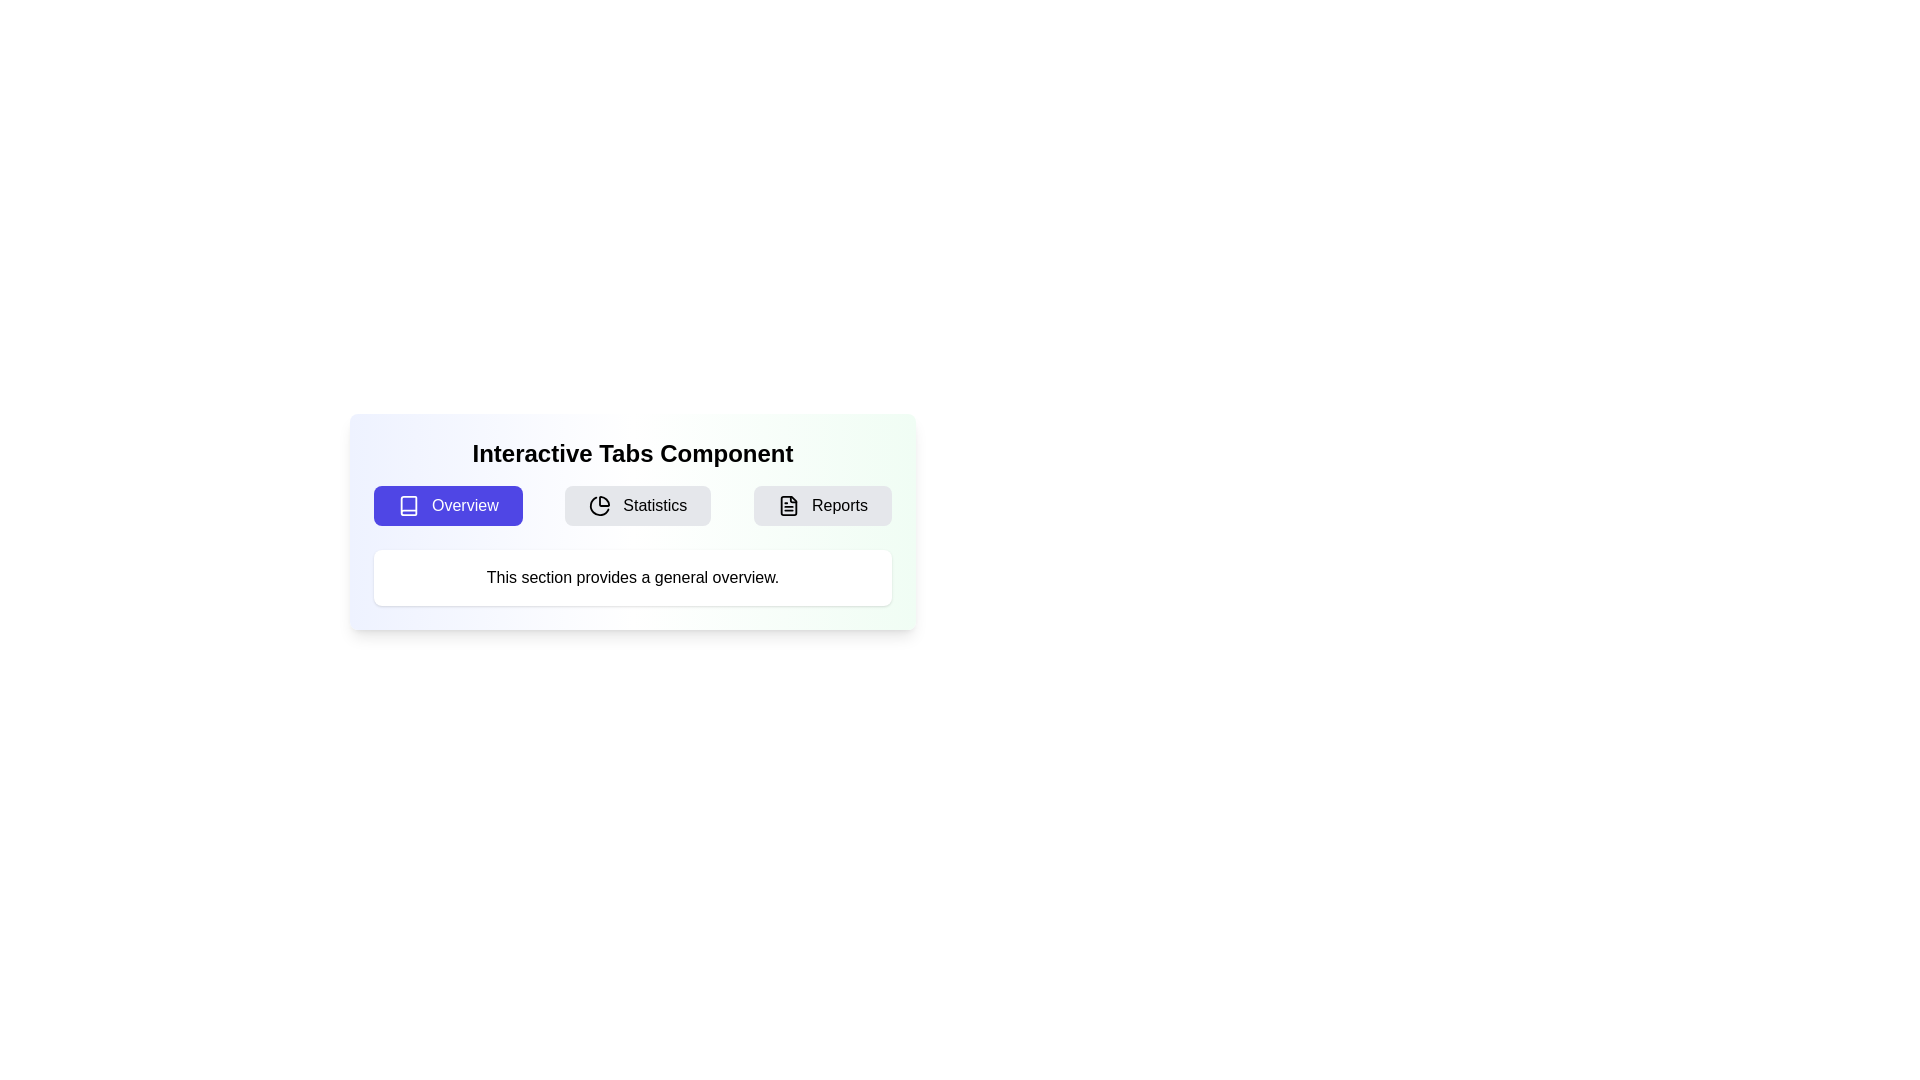 This screenshot has height=1080, width=1920. Describe the element at coordinates (407, 504) in the screenshot. I see `the 'Overview' tab icon located on the left side of the interactive tabs component` at that location.